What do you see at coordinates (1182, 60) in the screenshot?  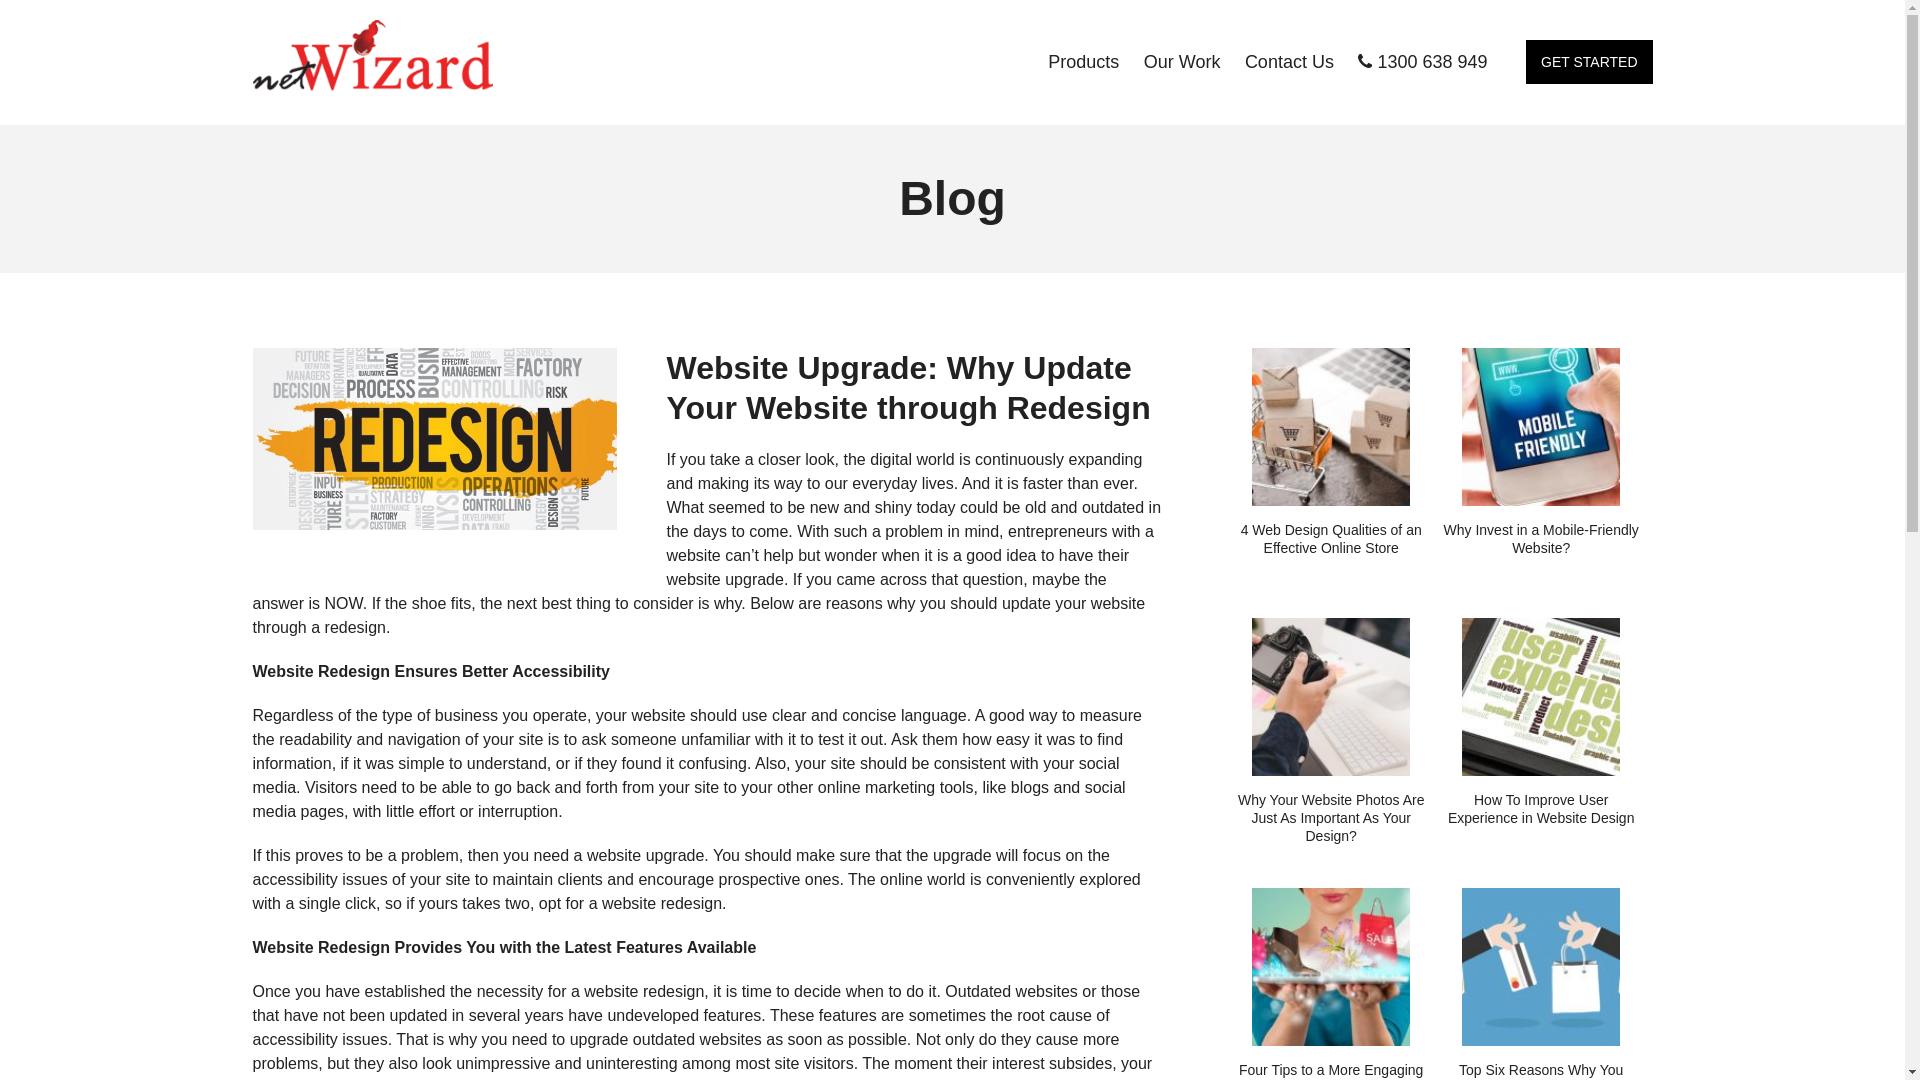 I see `'Our Work'` at bounding box center [1182, 60].